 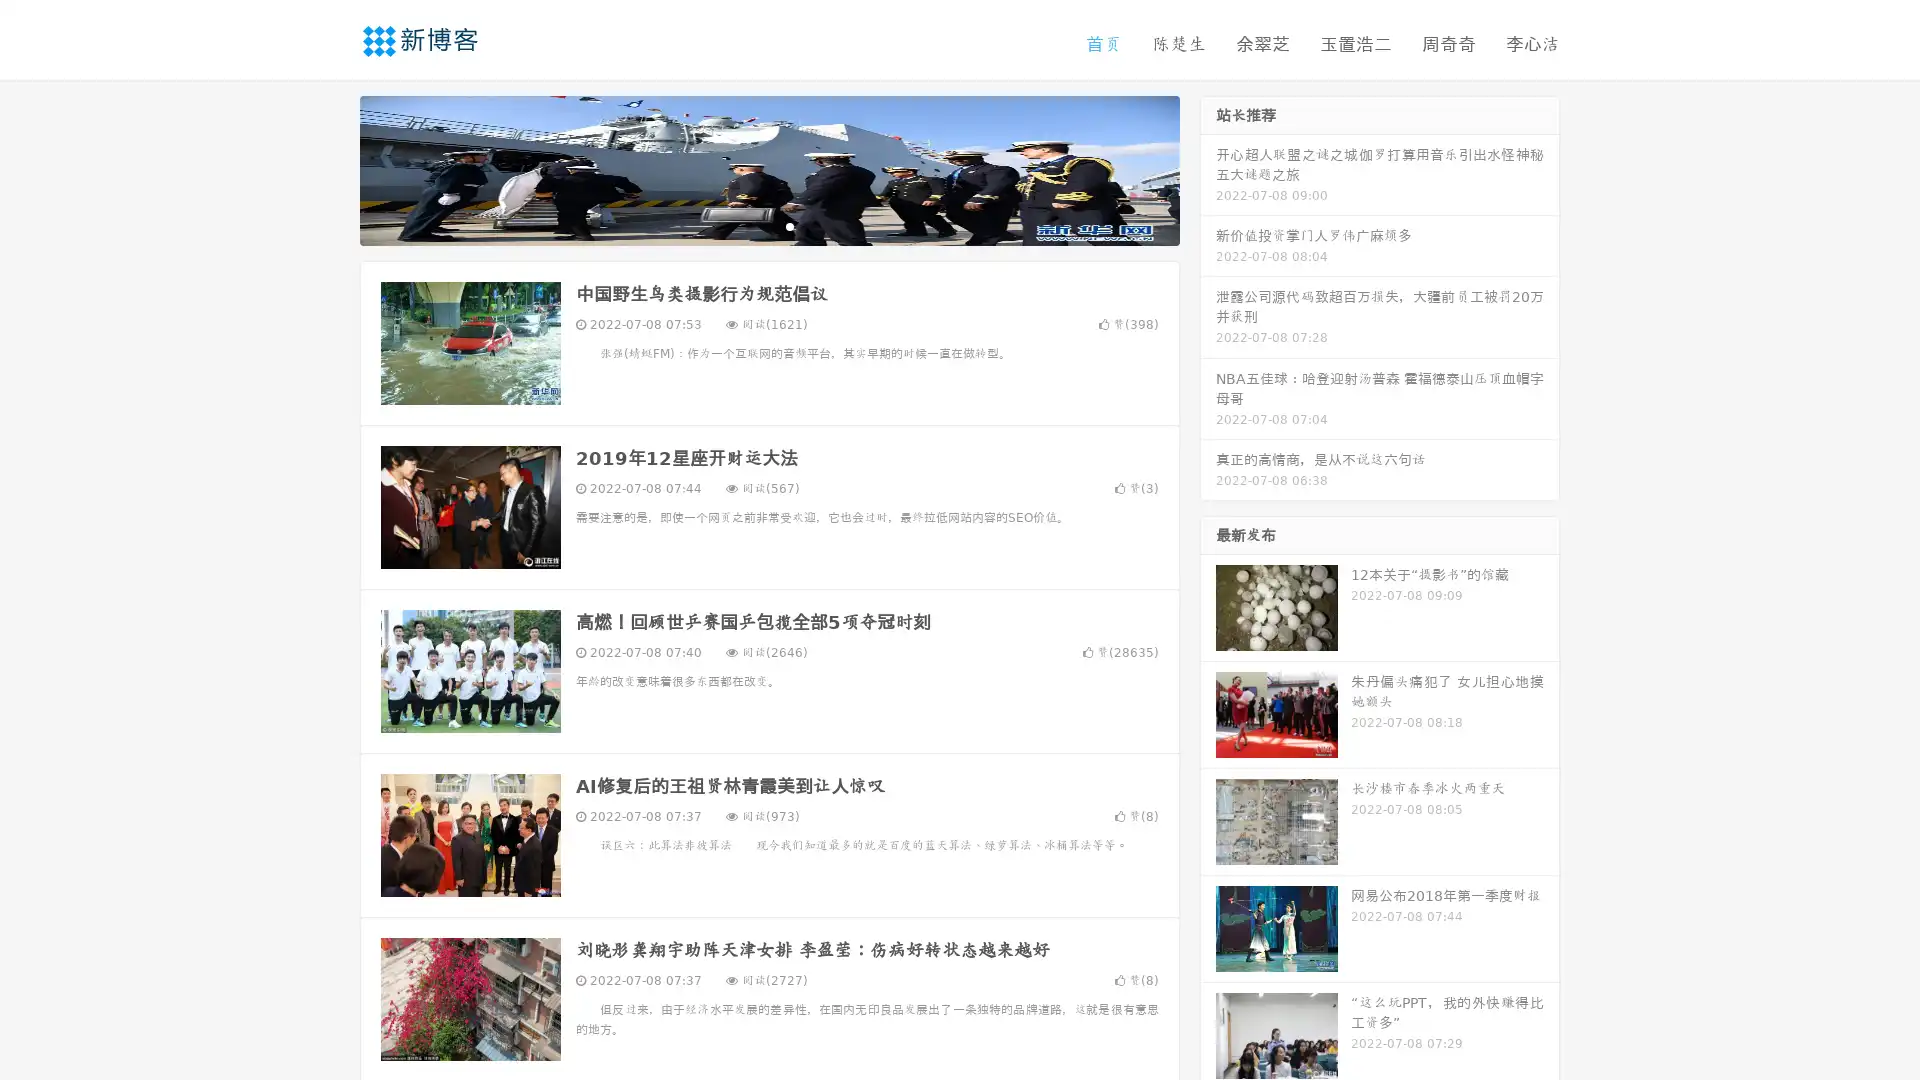 I want to click on Go to slide 2, so click(x=768, y=225).